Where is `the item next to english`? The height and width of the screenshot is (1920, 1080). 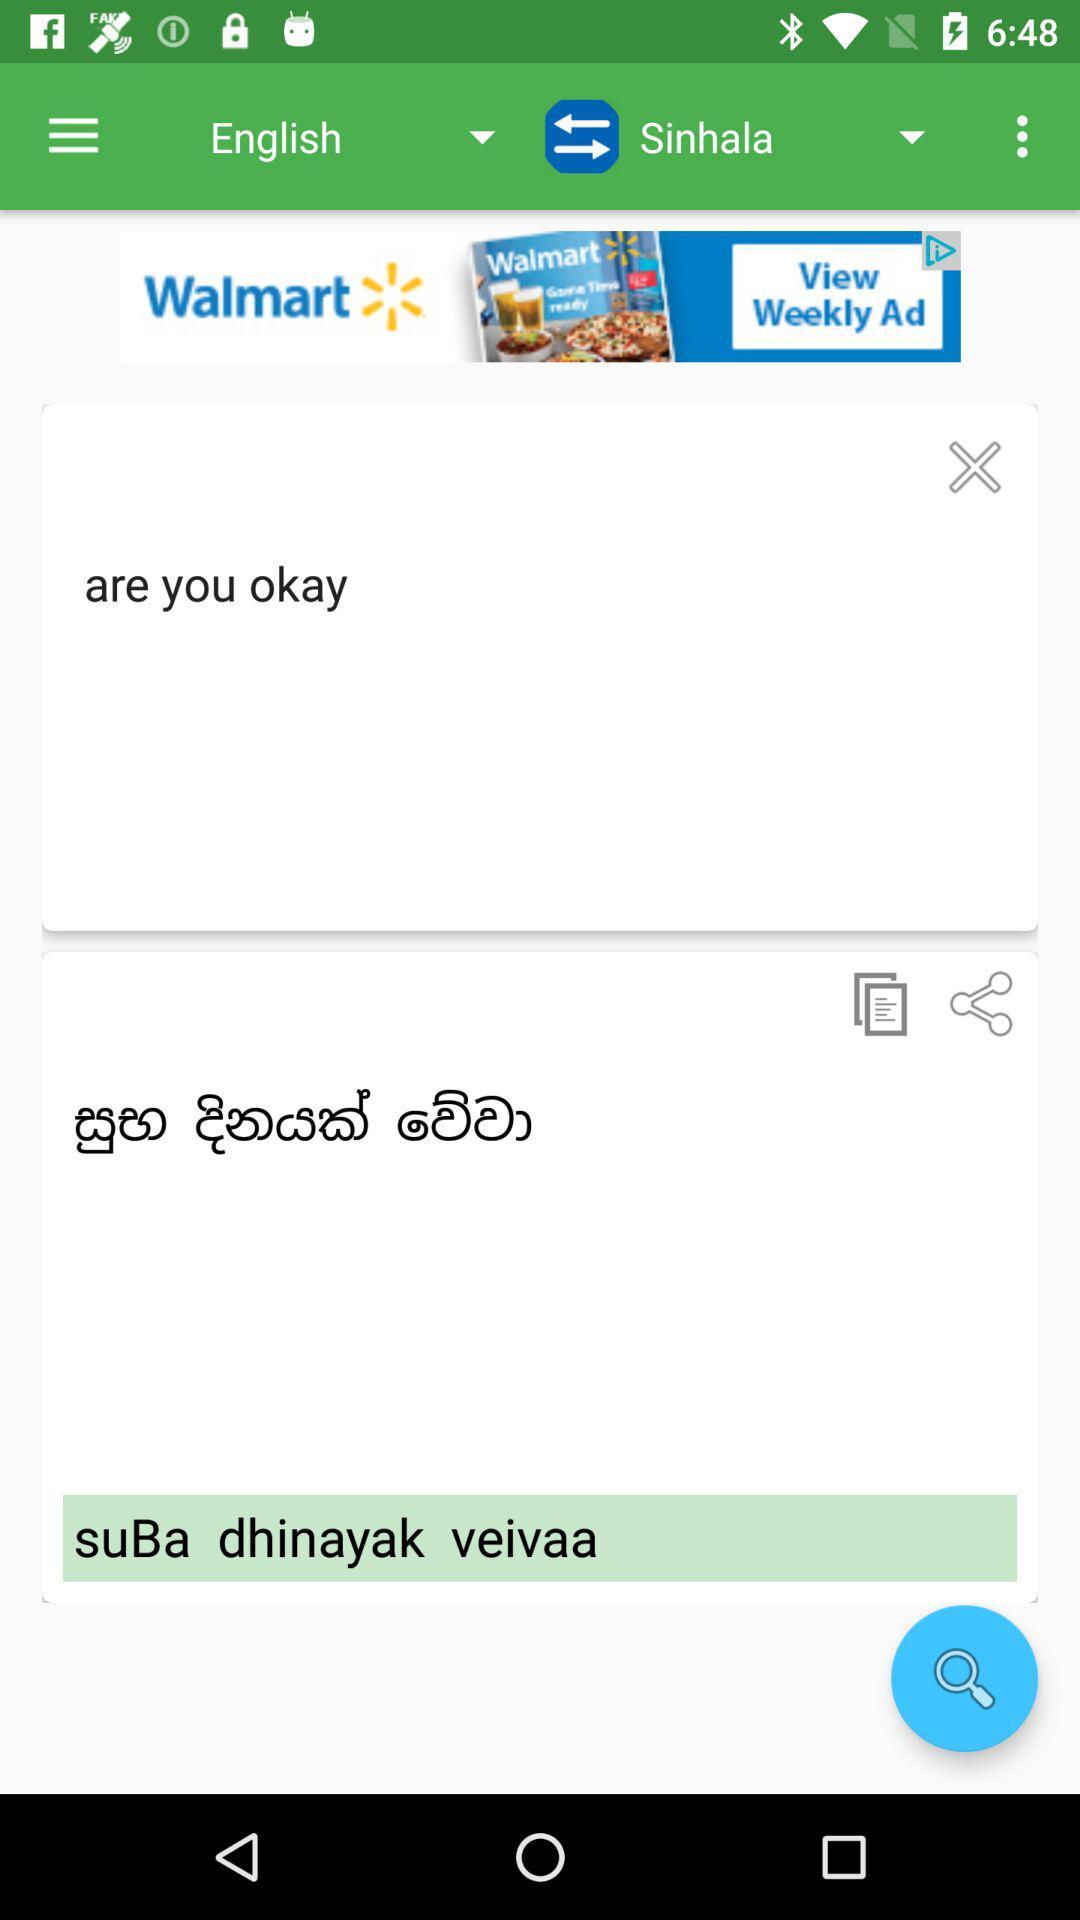 the item next to english is located at coordinates (72, 135).